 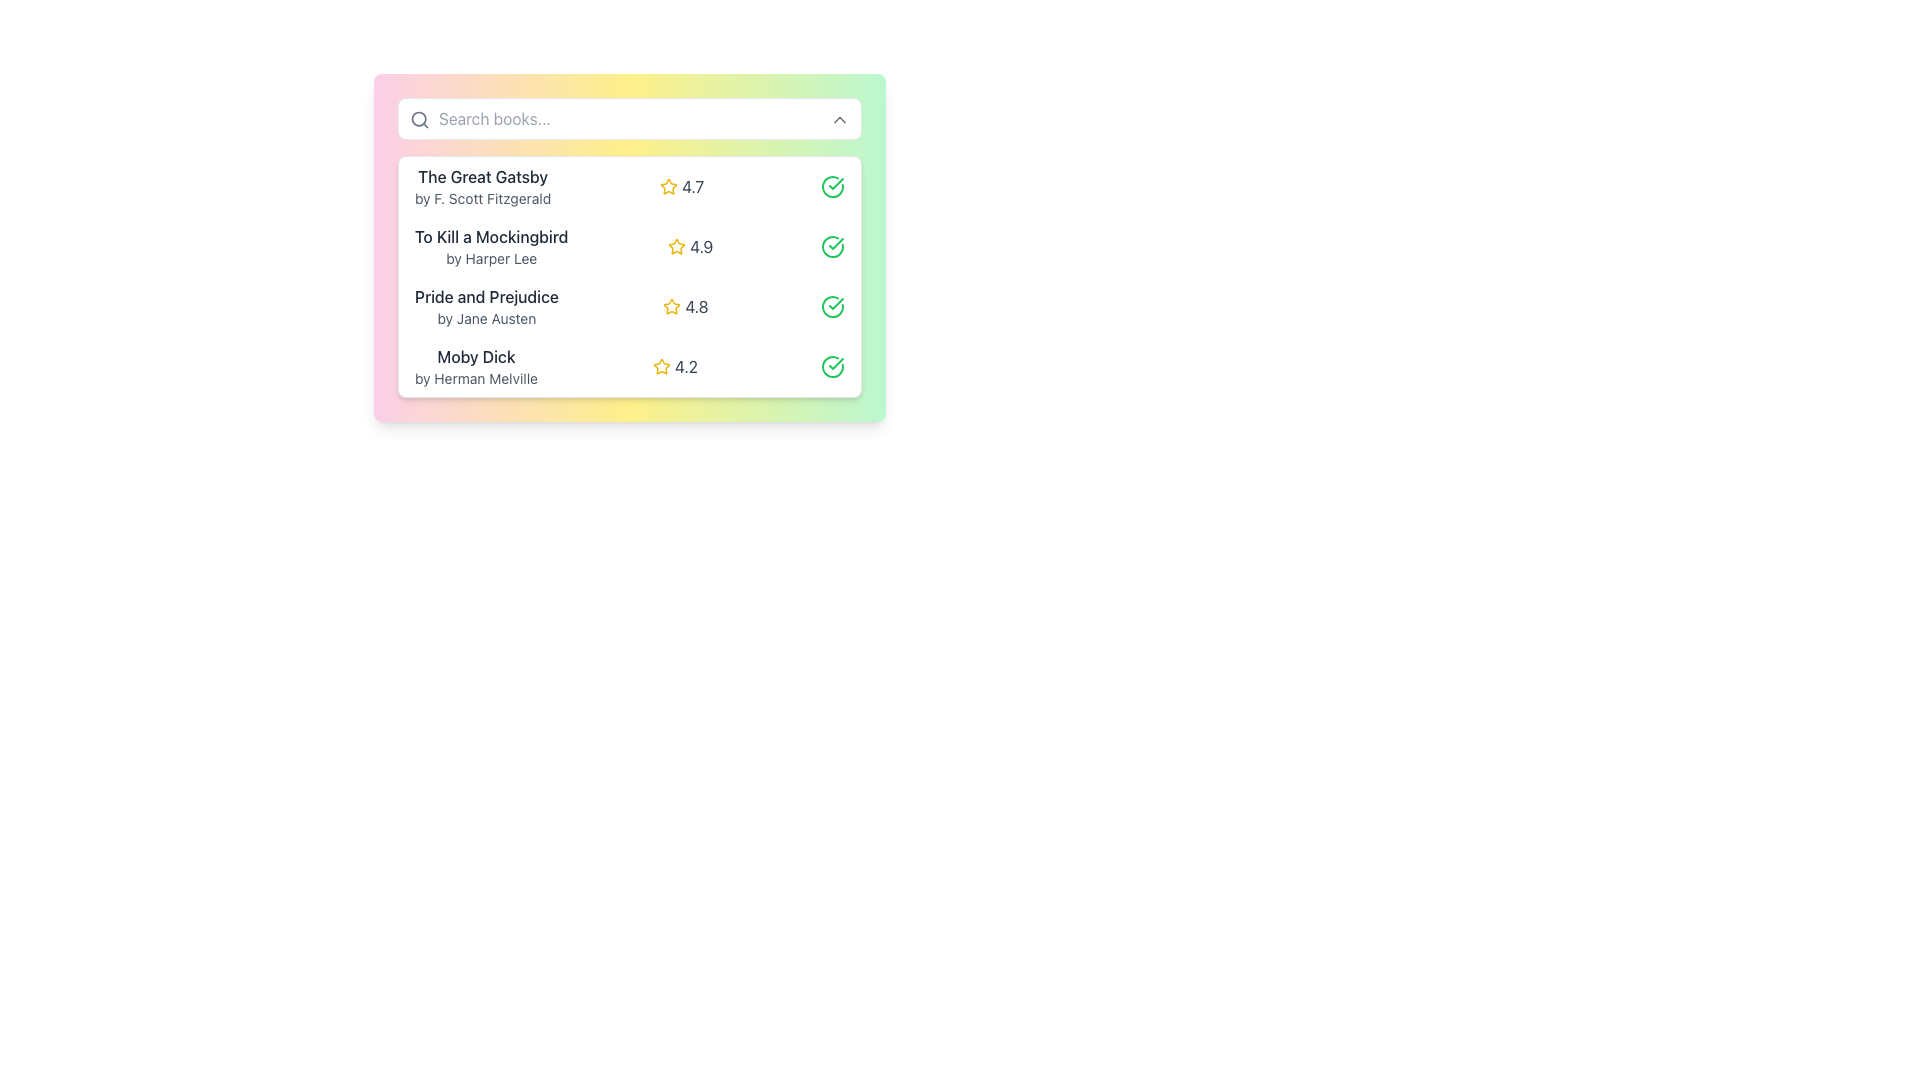 I want to click on the star-shaped icon with a golden yellow outline that represents a rating or favorite indicator, located next to the rating text value '4.8' in the third row of the list interface, so click(x=672, y=307).